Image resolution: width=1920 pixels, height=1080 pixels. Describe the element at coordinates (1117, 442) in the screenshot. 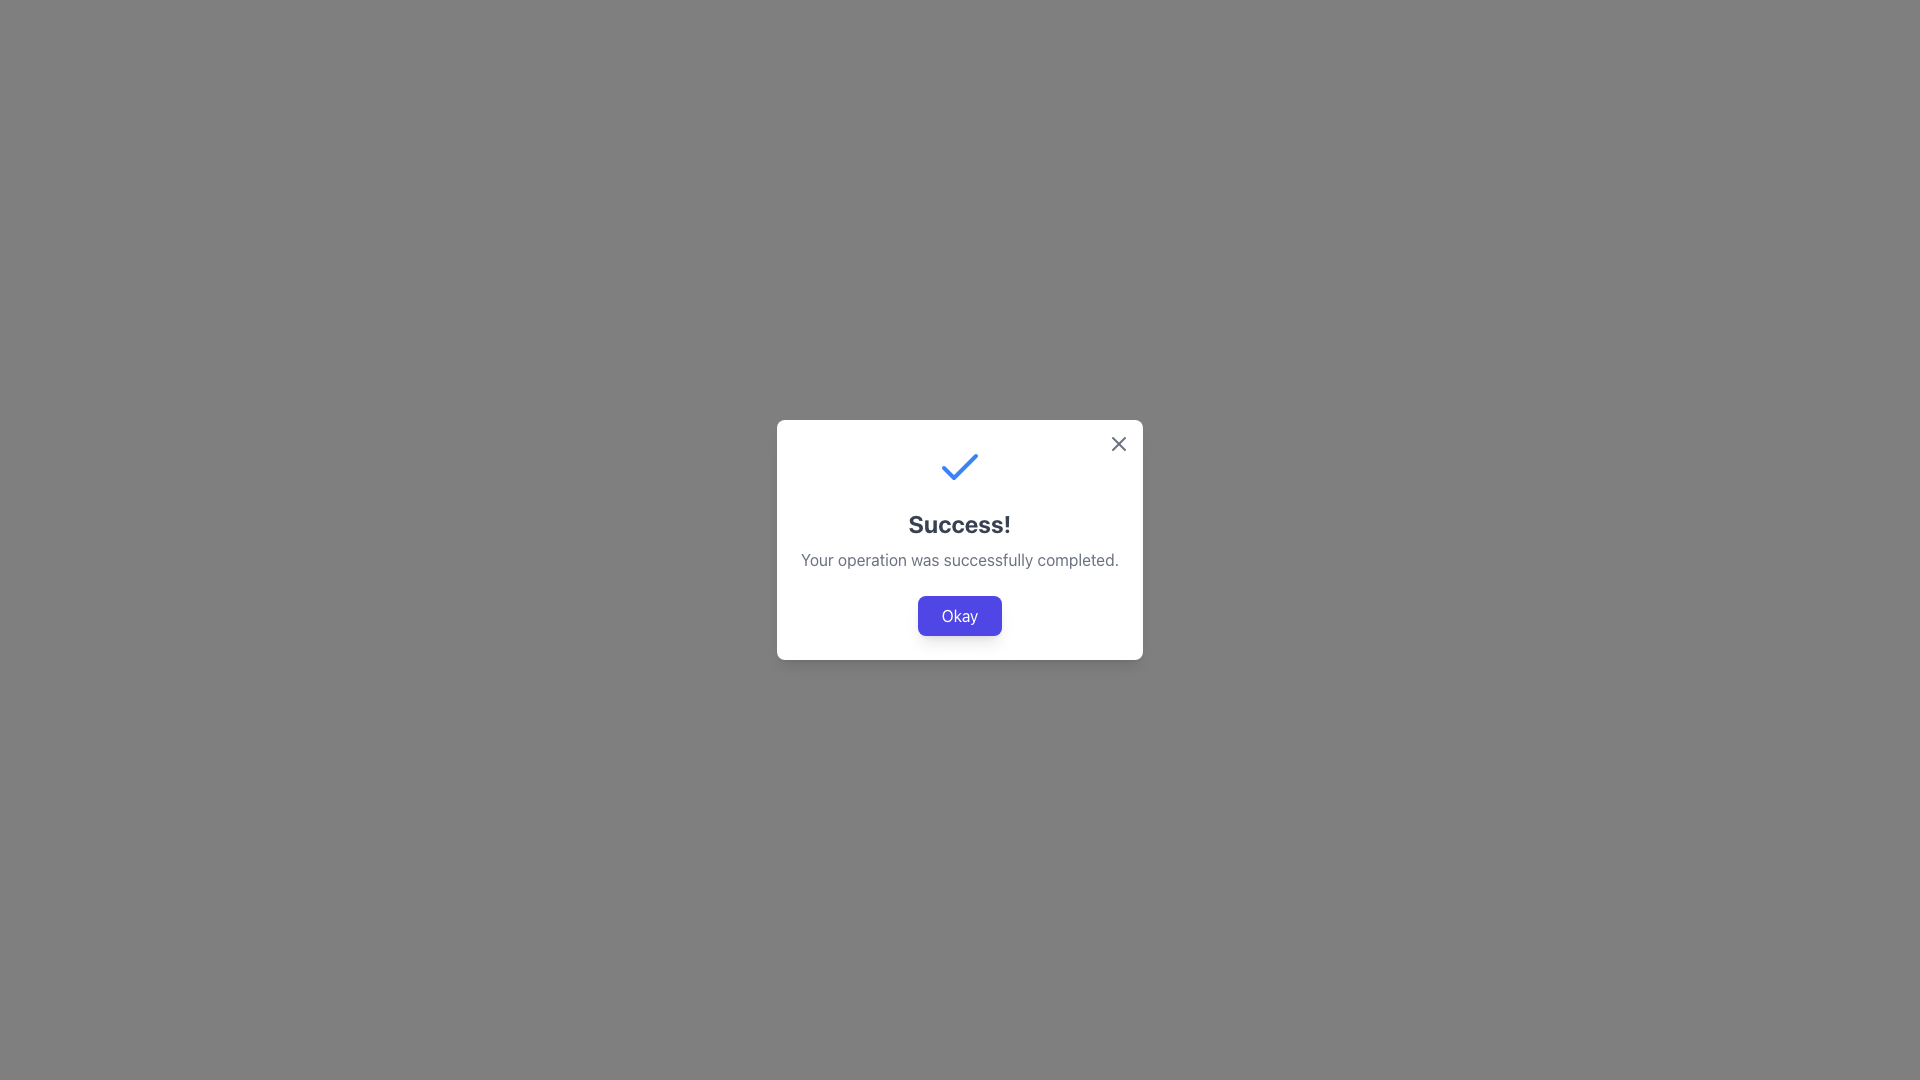

I see `the Close button represented as a small cross ('x') icon in the top-right corner of the modal box` at that location.